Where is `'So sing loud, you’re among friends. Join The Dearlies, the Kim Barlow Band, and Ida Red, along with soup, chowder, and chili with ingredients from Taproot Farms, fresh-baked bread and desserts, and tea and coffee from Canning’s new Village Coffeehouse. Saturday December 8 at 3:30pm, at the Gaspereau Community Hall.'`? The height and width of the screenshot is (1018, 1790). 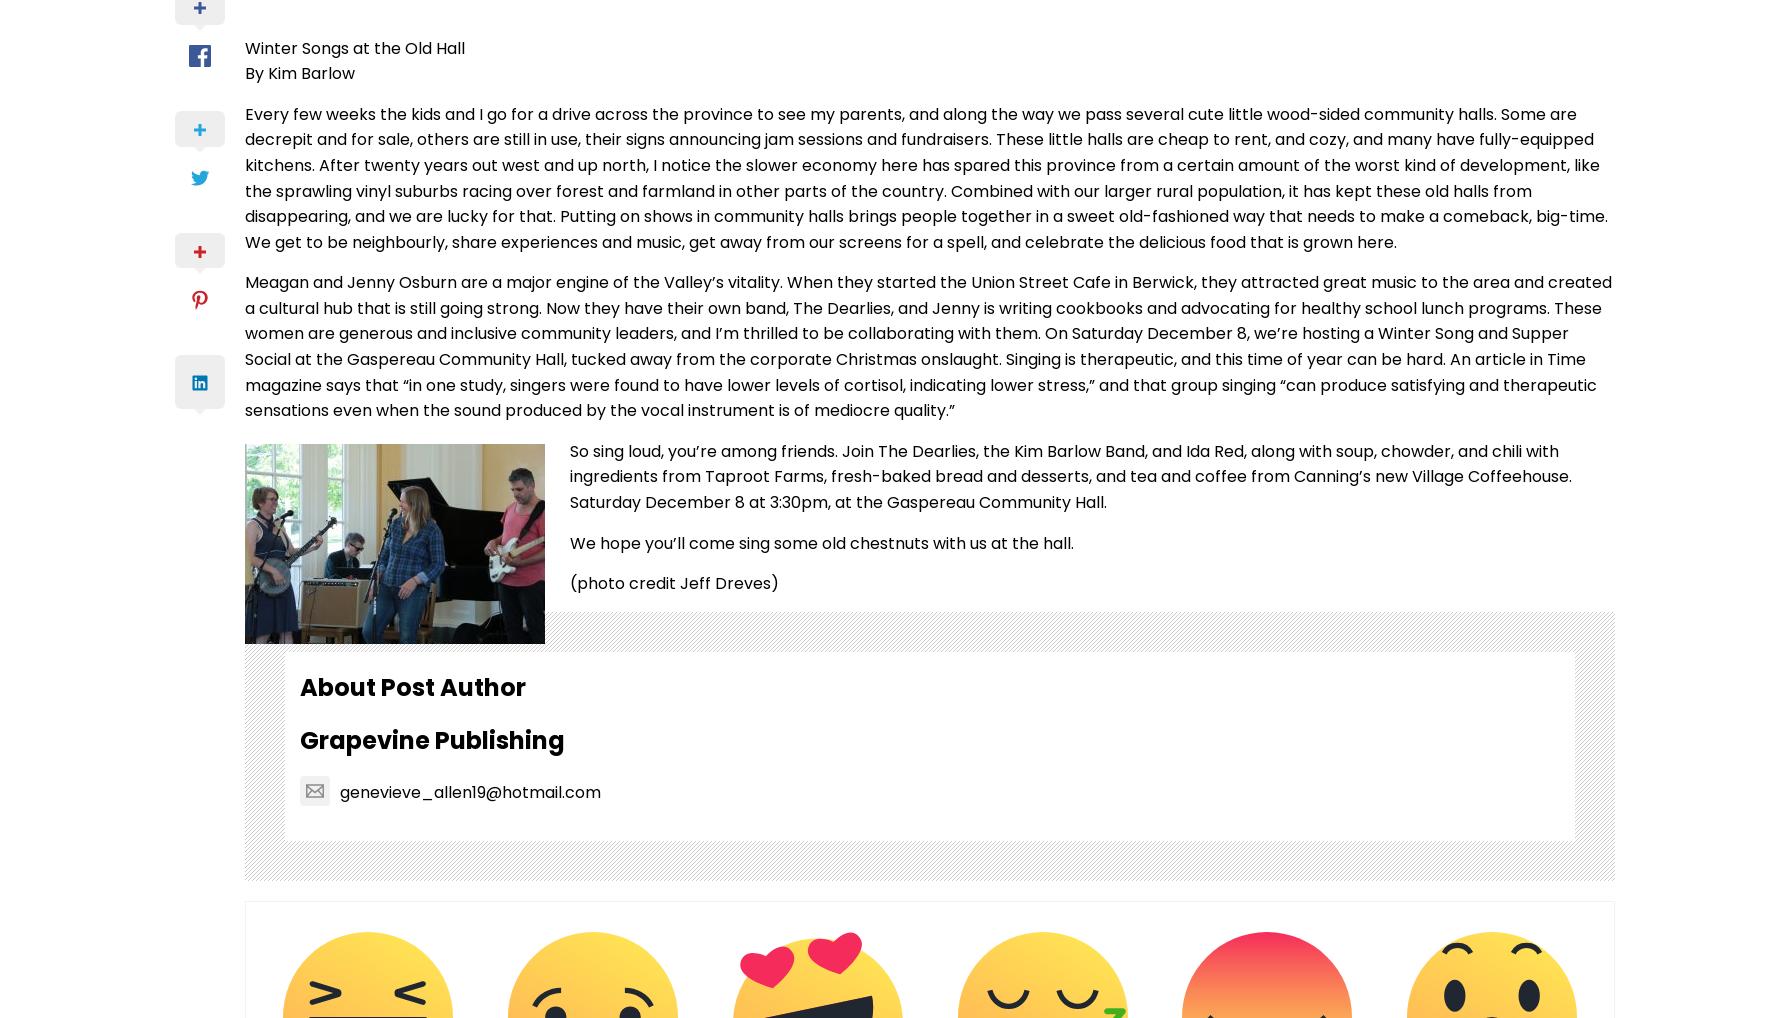
'So sing loud, you’re among friends. Join The Dearlies, the Kim Barlow Band, and Ida Red, along with soup, chowder, and chili with ingredients from Taproot Farms, fresh-baked bread and desserts, and tea and coffee from Canning’s new Village Coffeehouse. Saturday December 8 at 3:30pm, at the Gaspereau Community Hall.' is located at coordinates (1070, 476).